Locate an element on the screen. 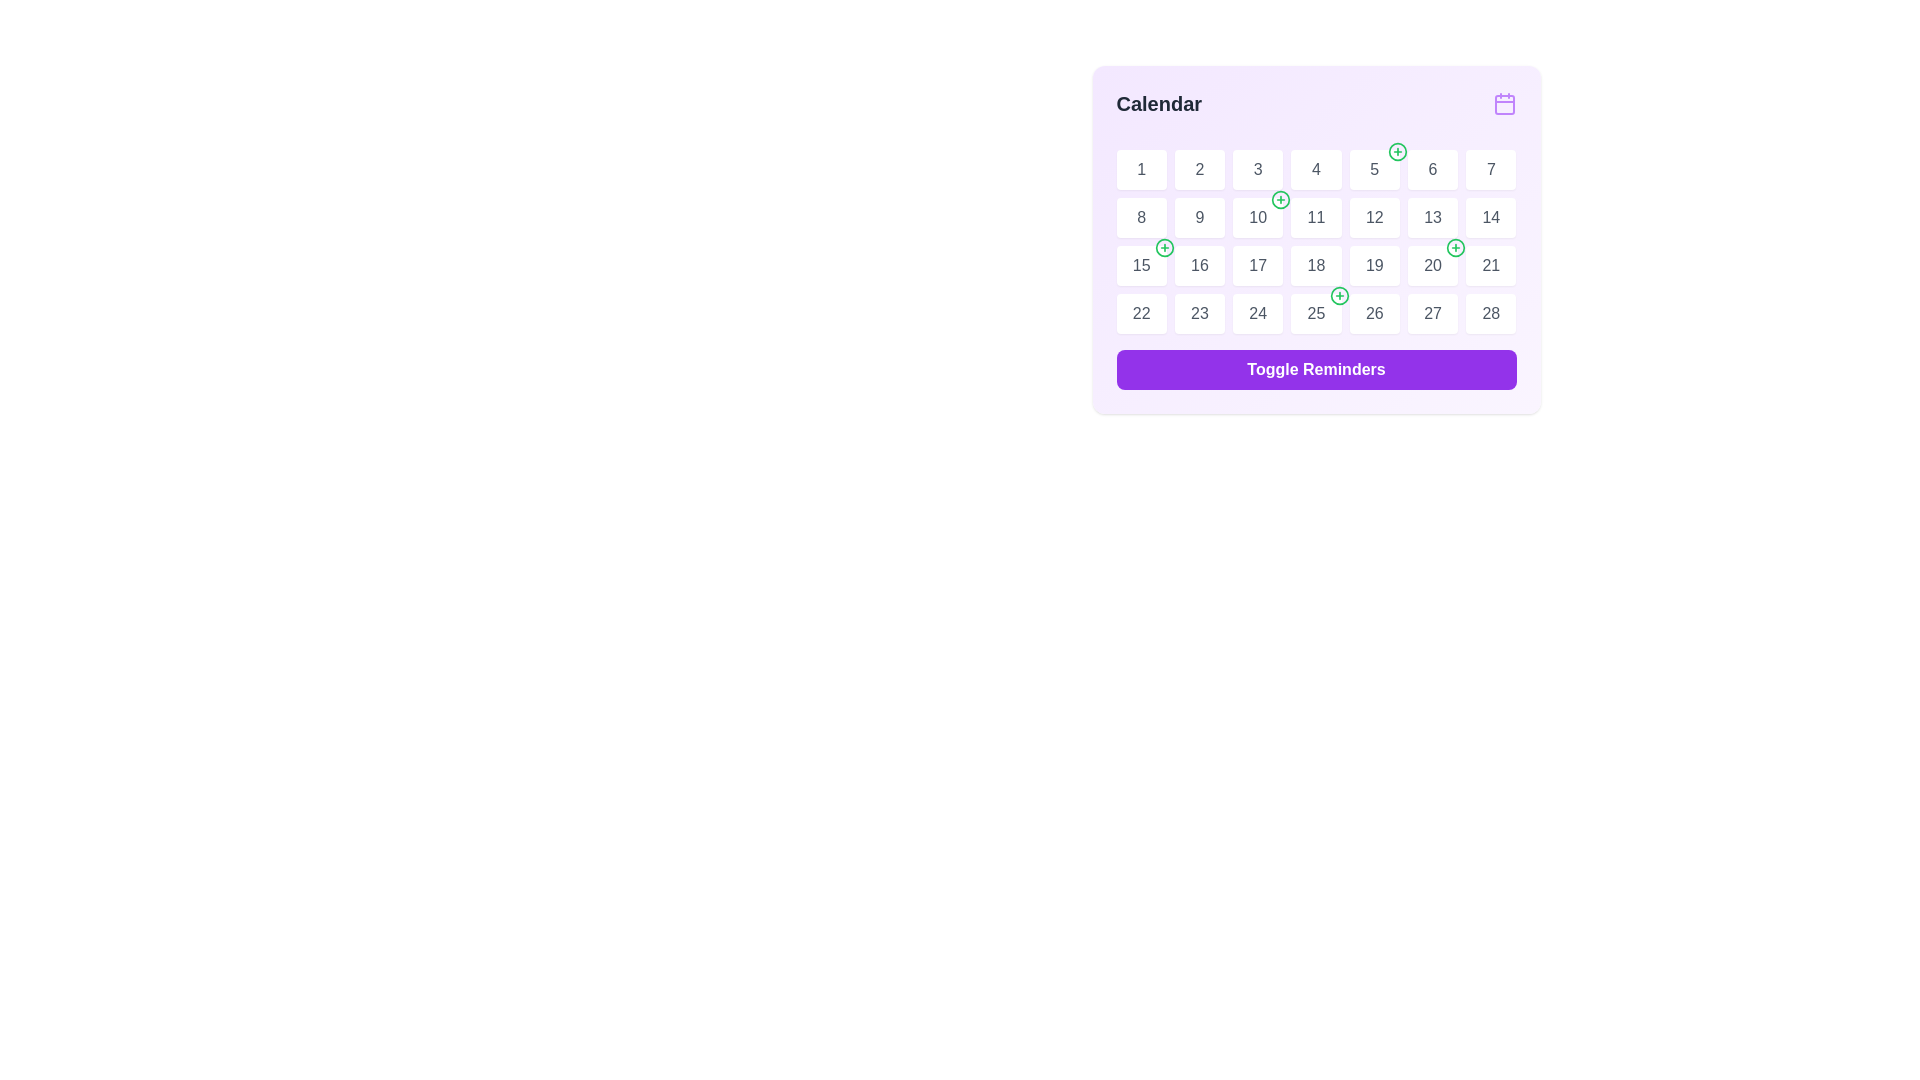 The width and height of the screenshot is (1920, 1080). the calendar day element located in the fourth column of the first row under the 'Calendar' header for interaction is located at coordinates (1316, 168).